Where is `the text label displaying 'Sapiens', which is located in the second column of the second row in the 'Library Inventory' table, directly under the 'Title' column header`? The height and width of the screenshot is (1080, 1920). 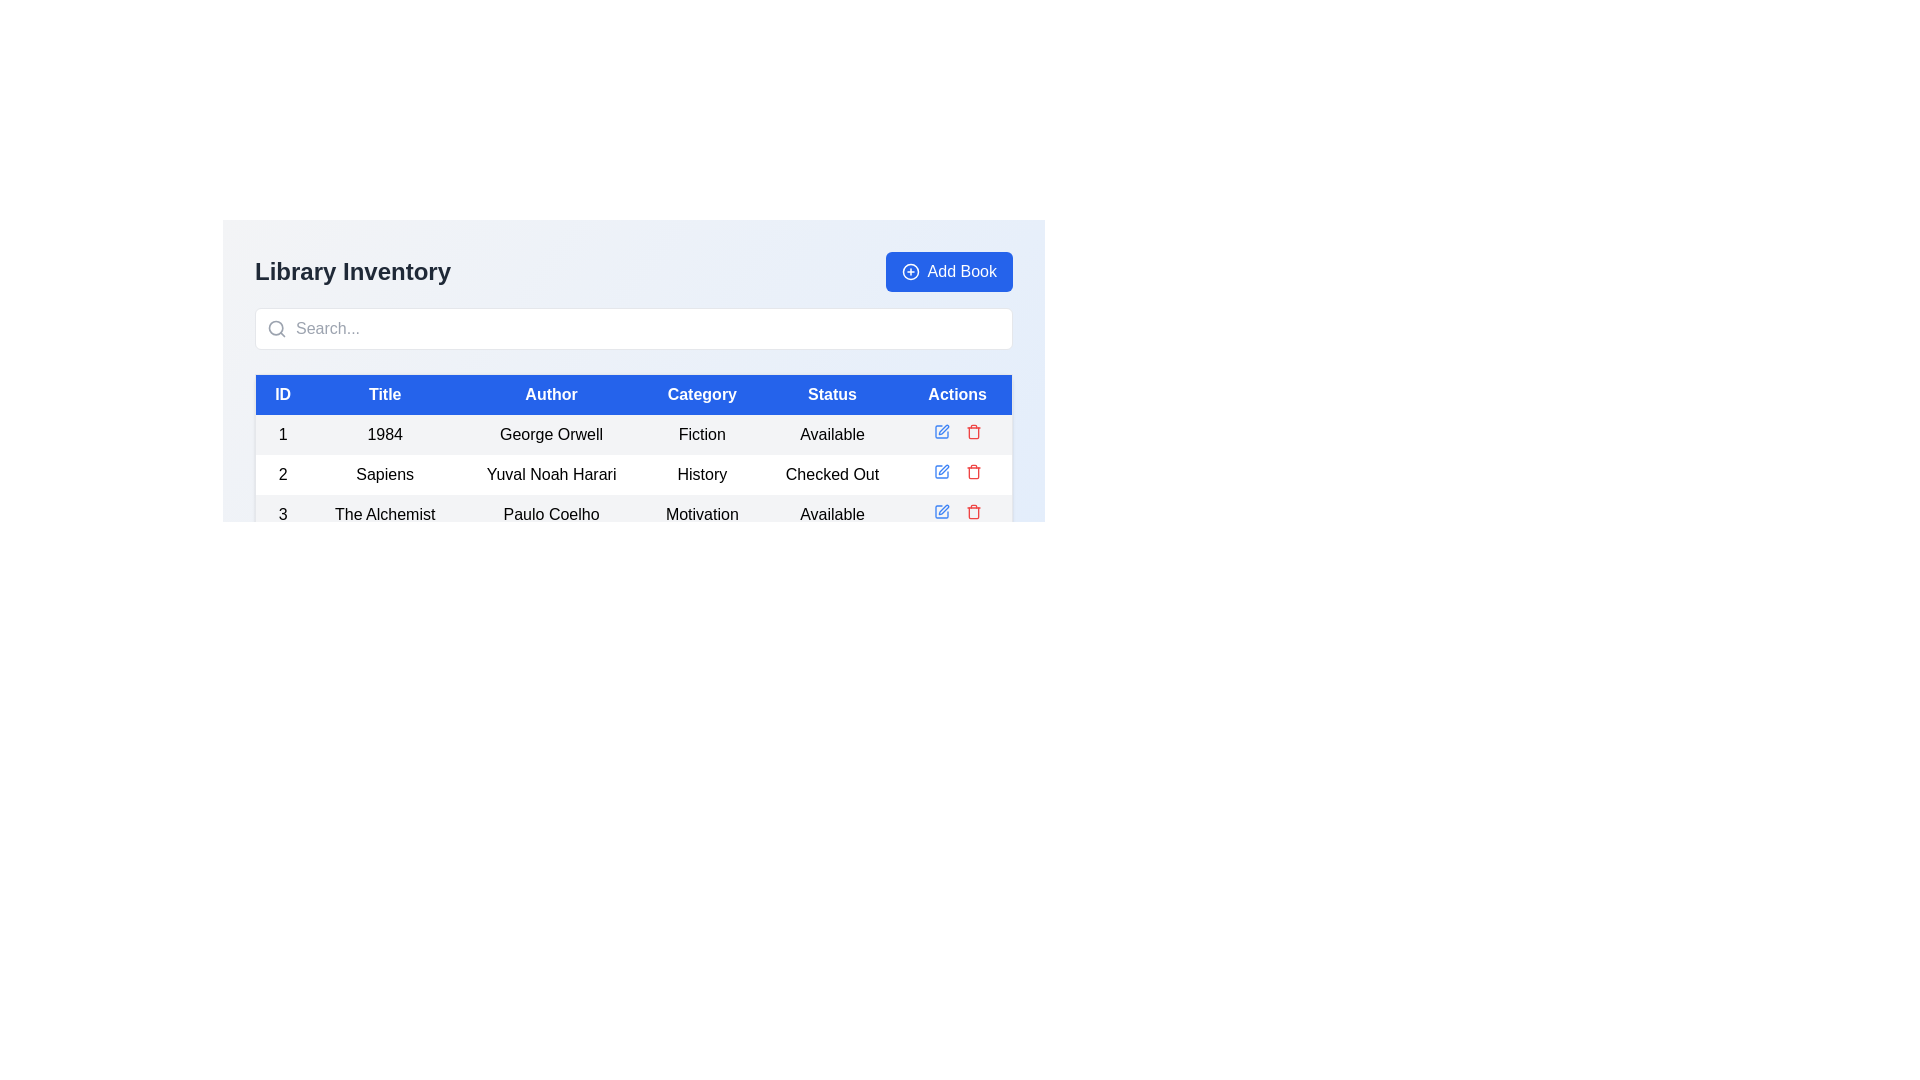
the text label displaying 'Sapiens', which is located in the second column of the second row in the 'Library Inventory' table, directly under the 'Title' column header is located at coordinates (385, 474).